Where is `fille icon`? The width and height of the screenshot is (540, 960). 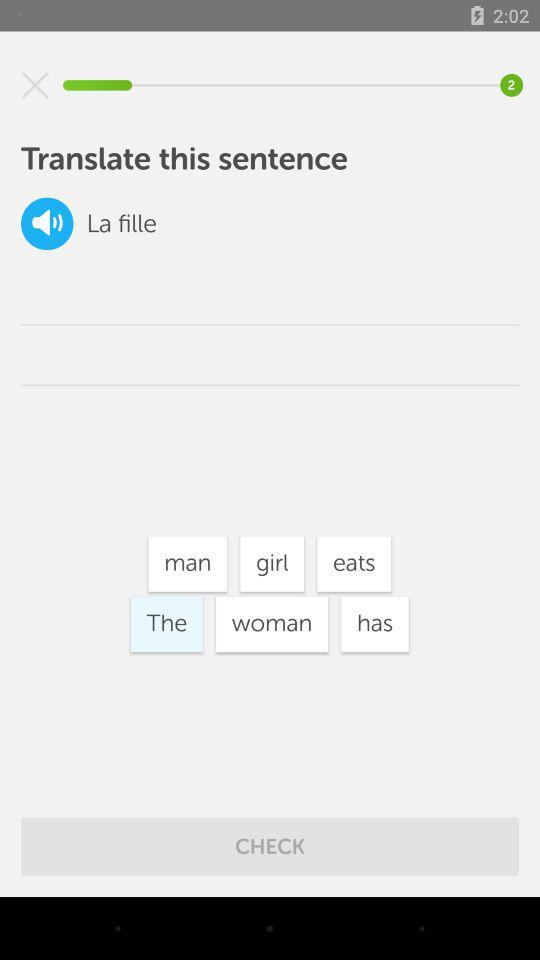 fille icon is located at coordinates (136, 223).